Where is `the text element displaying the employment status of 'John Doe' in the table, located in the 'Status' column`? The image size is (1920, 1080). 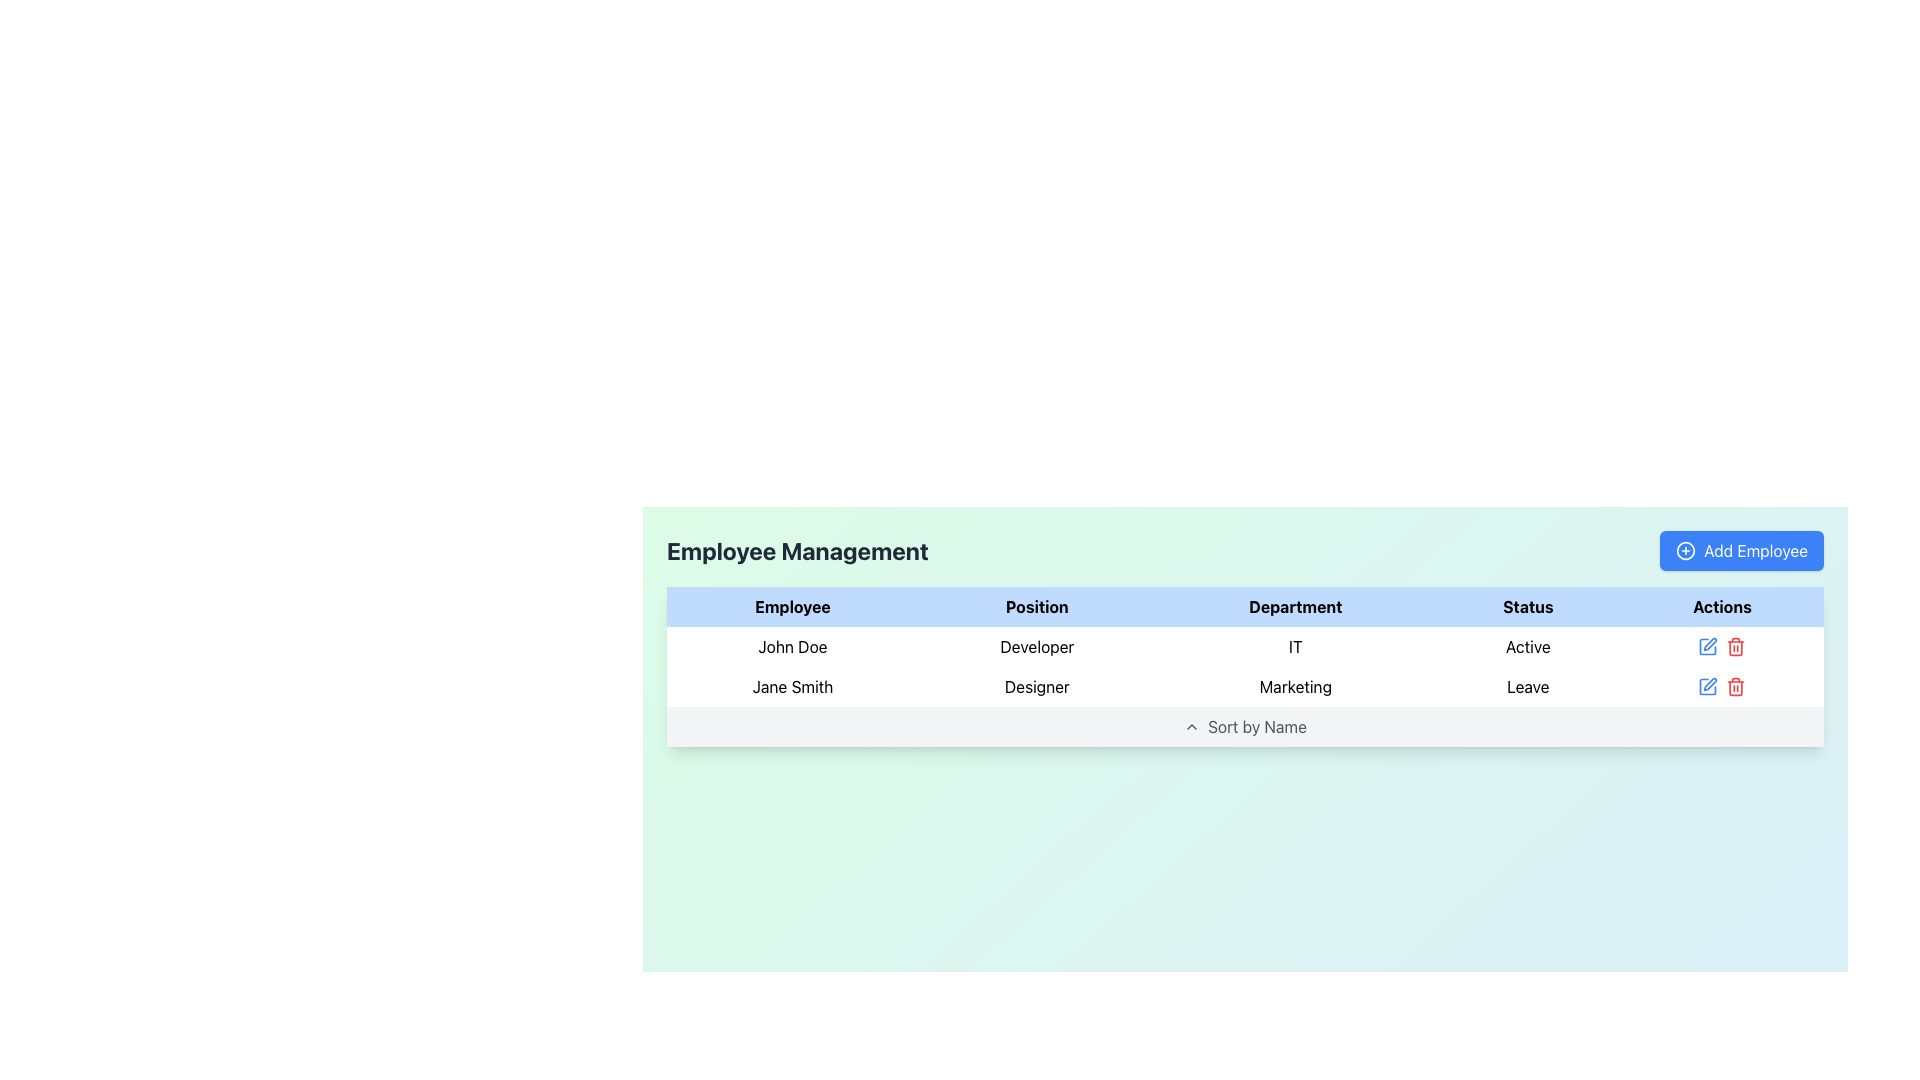
the text element displaying the employment status of 'John Doe' in the table, located in the 'Status' column is located at coordinates (1527, 647).